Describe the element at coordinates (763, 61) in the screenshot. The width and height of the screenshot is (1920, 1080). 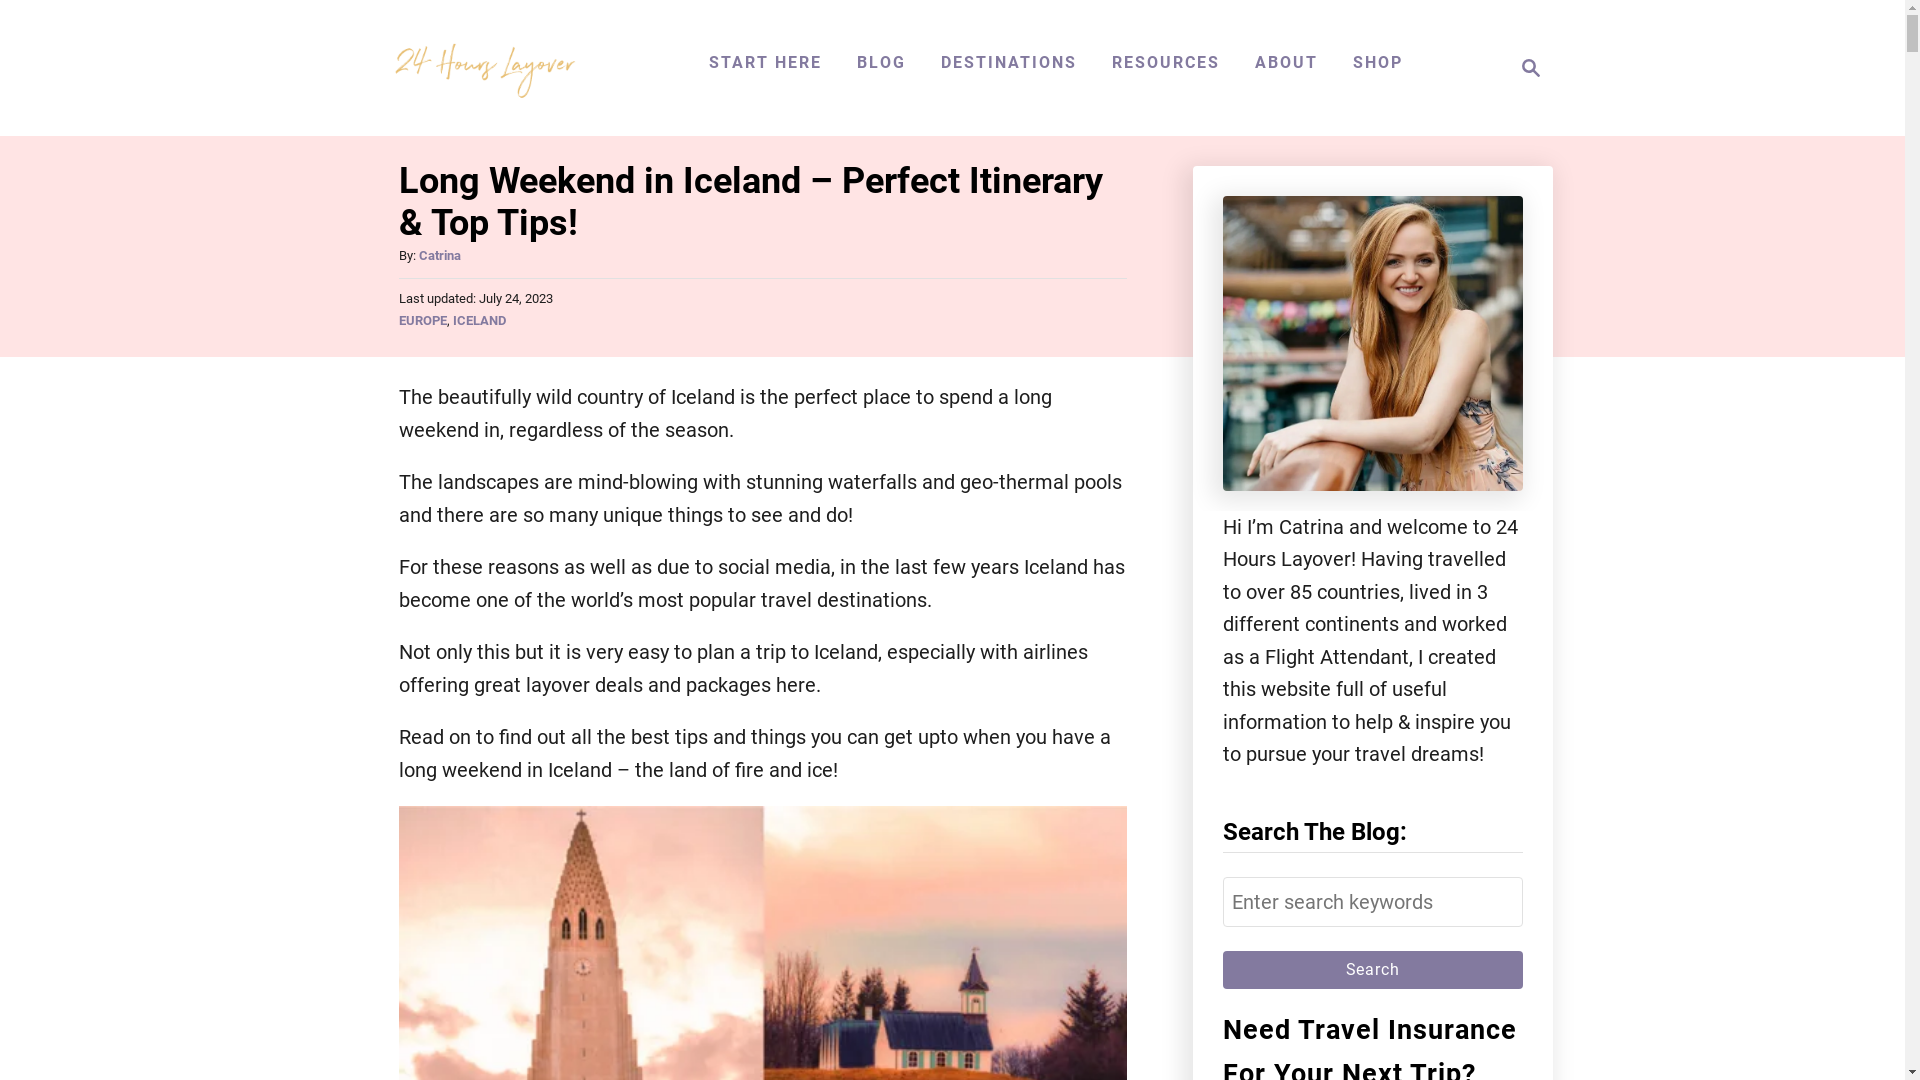
I see `'START HERE'` at that location.